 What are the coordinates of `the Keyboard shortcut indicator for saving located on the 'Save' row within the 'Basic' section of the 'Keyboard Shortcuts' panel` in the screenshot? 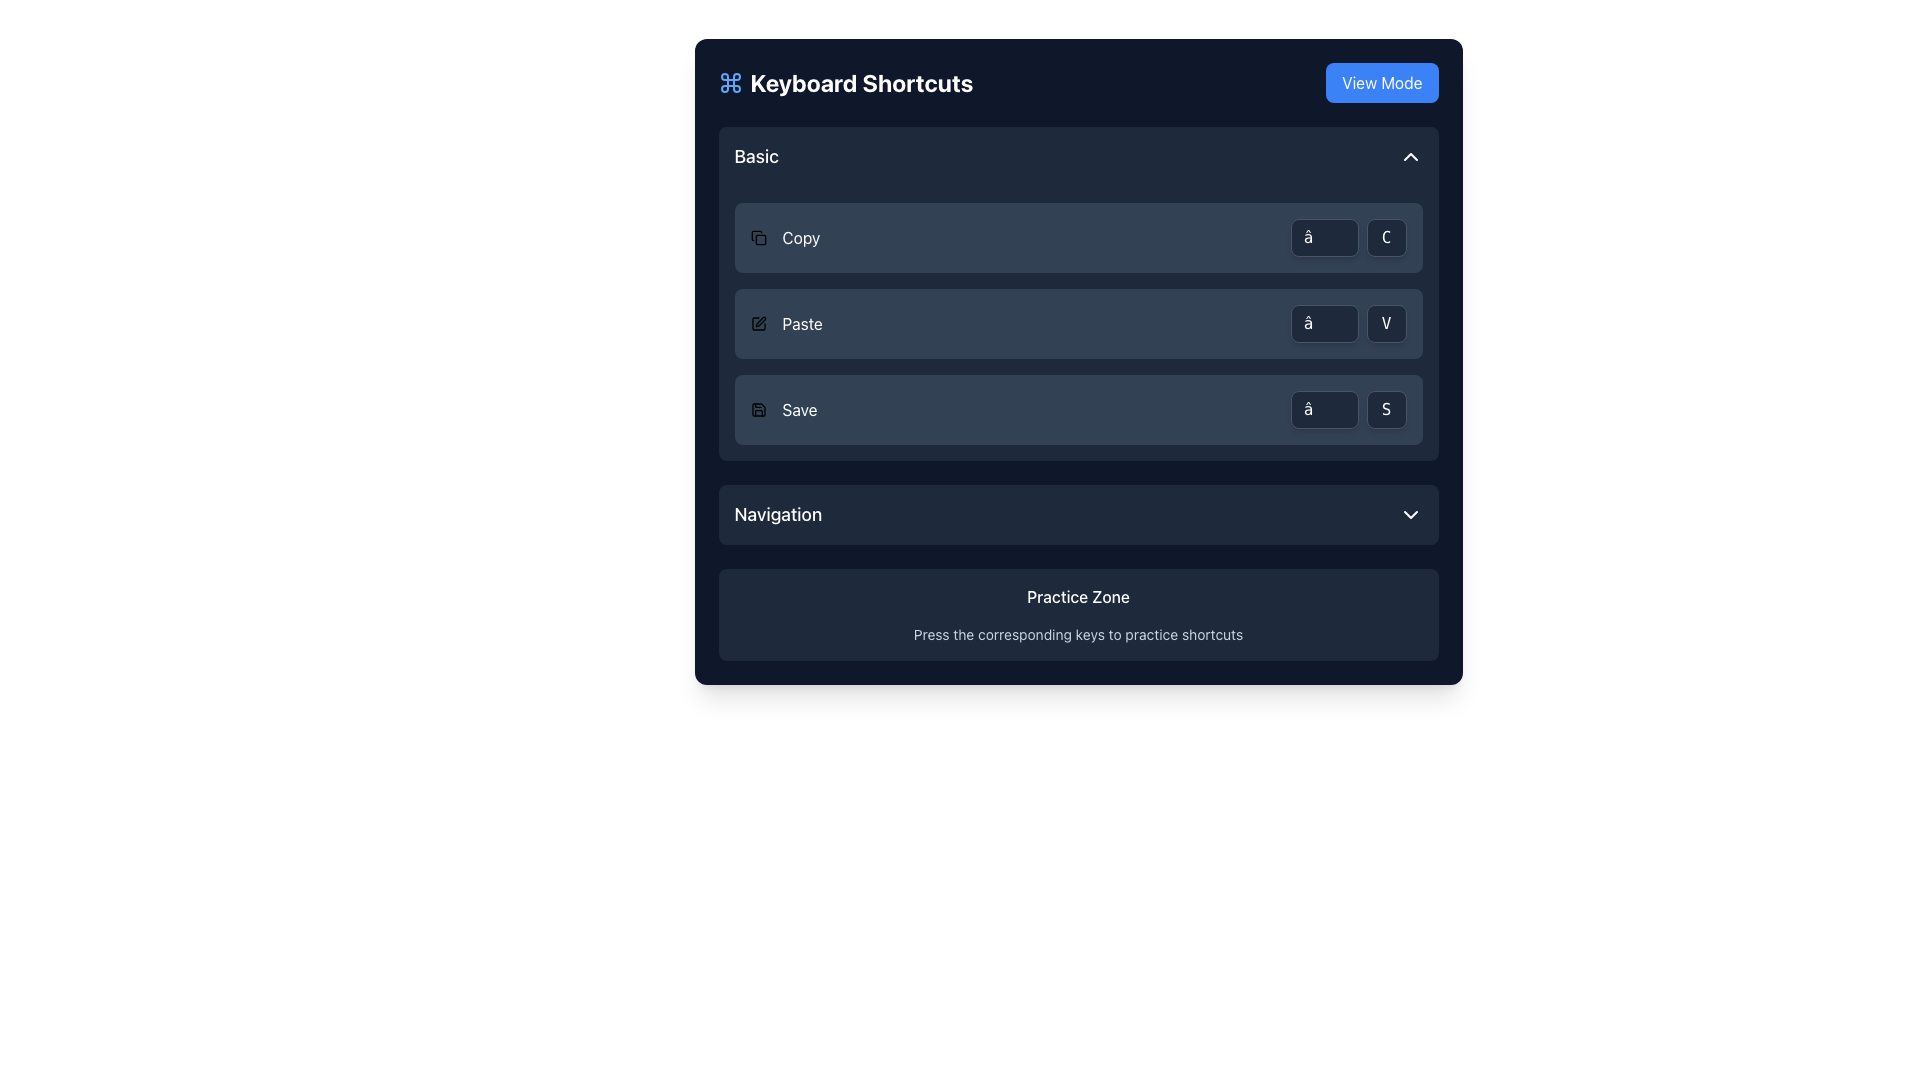 It's located at (1348, 408).